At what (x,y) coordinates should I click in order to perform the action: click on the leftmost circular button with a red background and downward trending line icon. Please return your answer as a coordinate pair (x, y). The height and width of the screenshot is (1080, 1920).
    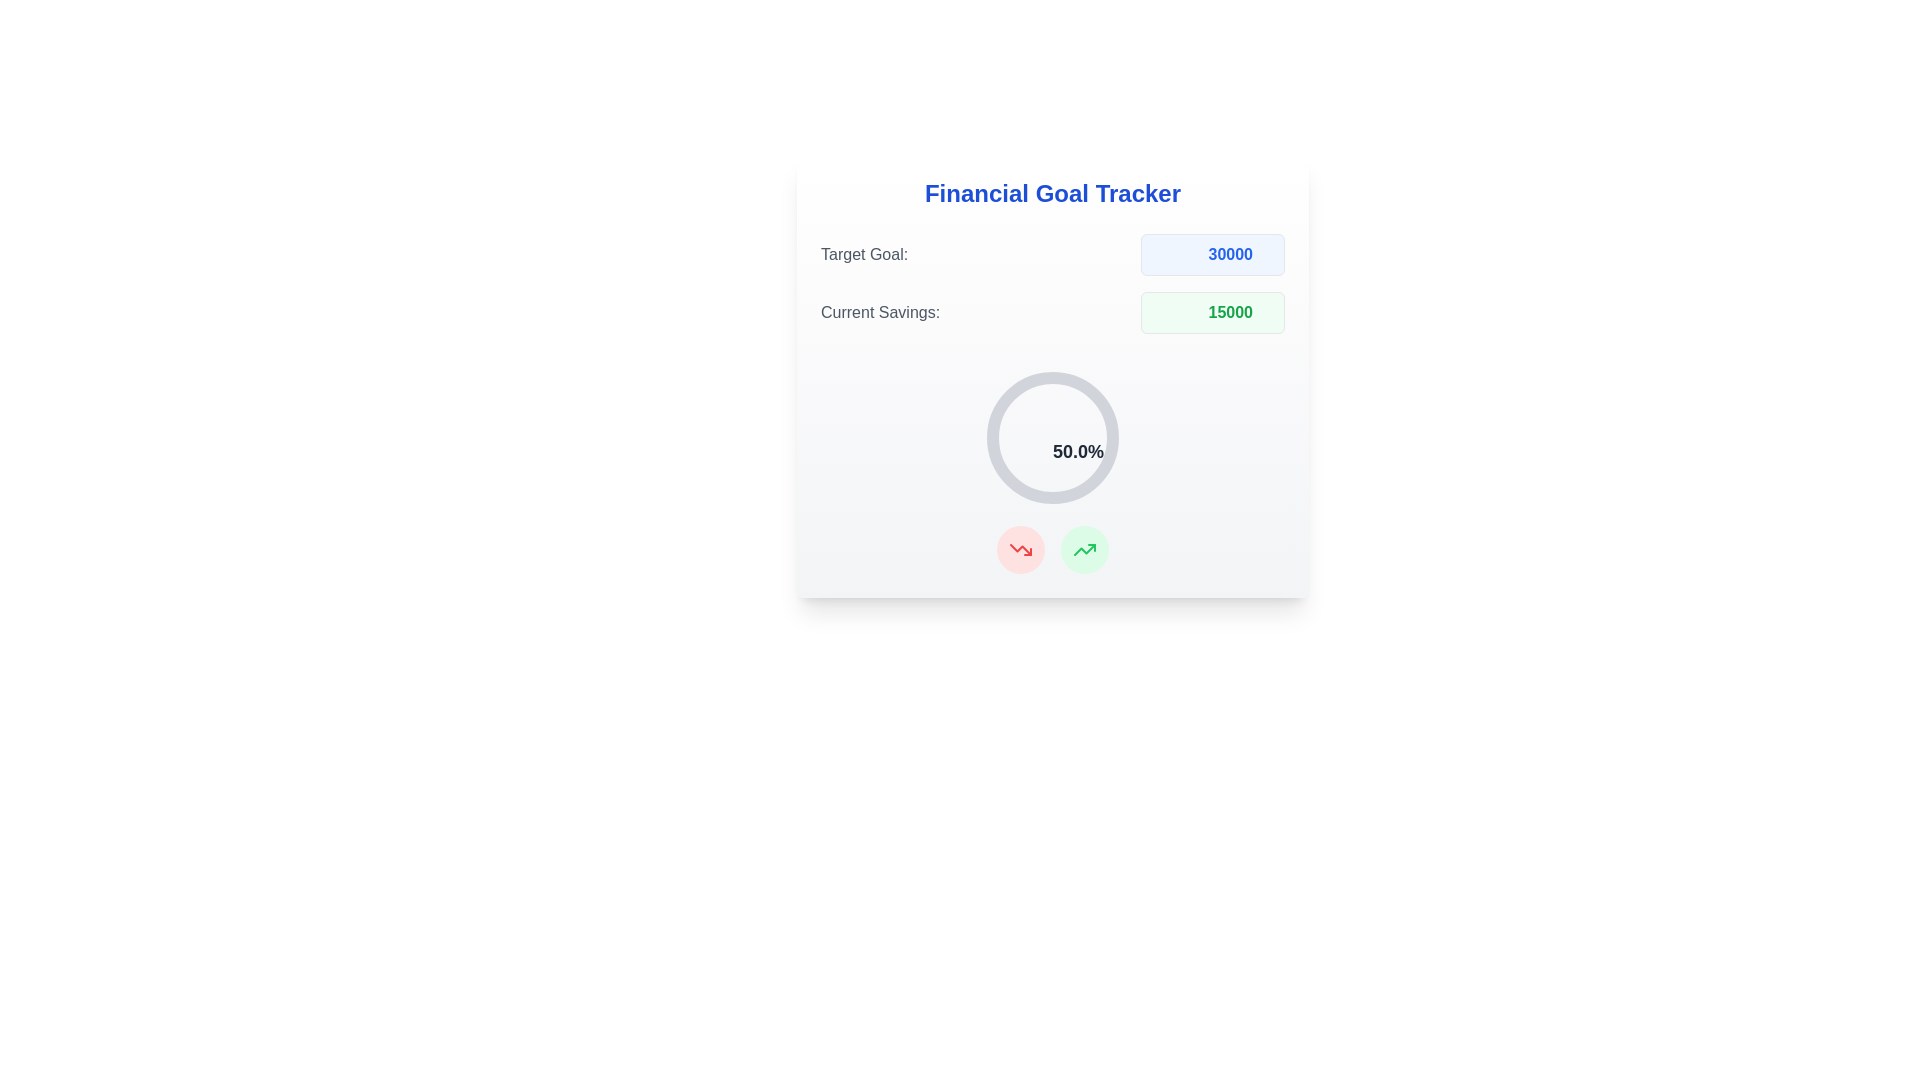
    Looking at the image, I should click on (1021, 550).